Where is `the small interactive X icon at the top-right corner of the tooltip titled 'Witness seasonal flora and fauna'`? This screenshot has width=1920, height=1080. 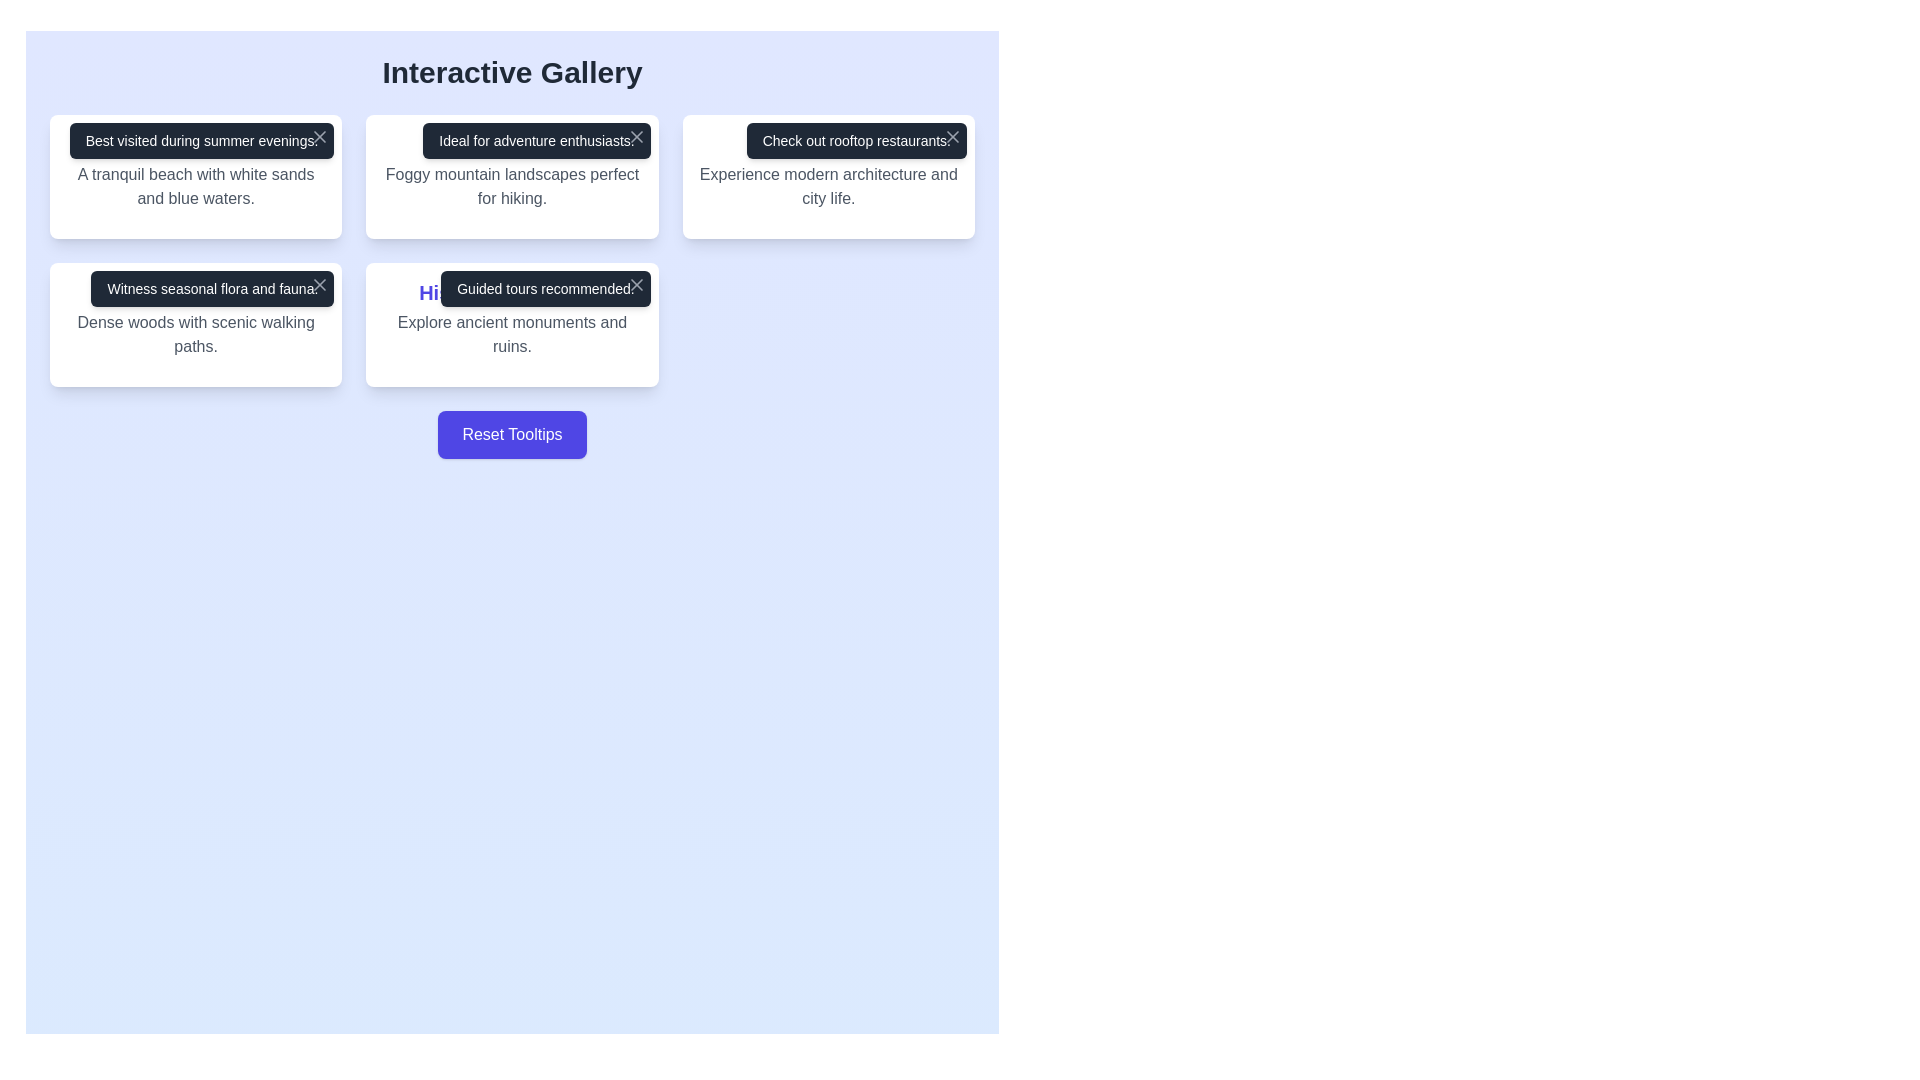
the small interactive X icon at the top-right corner of the tooltip titled 'Witness seasonal flora and fauna' is located at coordinates (320, 285).